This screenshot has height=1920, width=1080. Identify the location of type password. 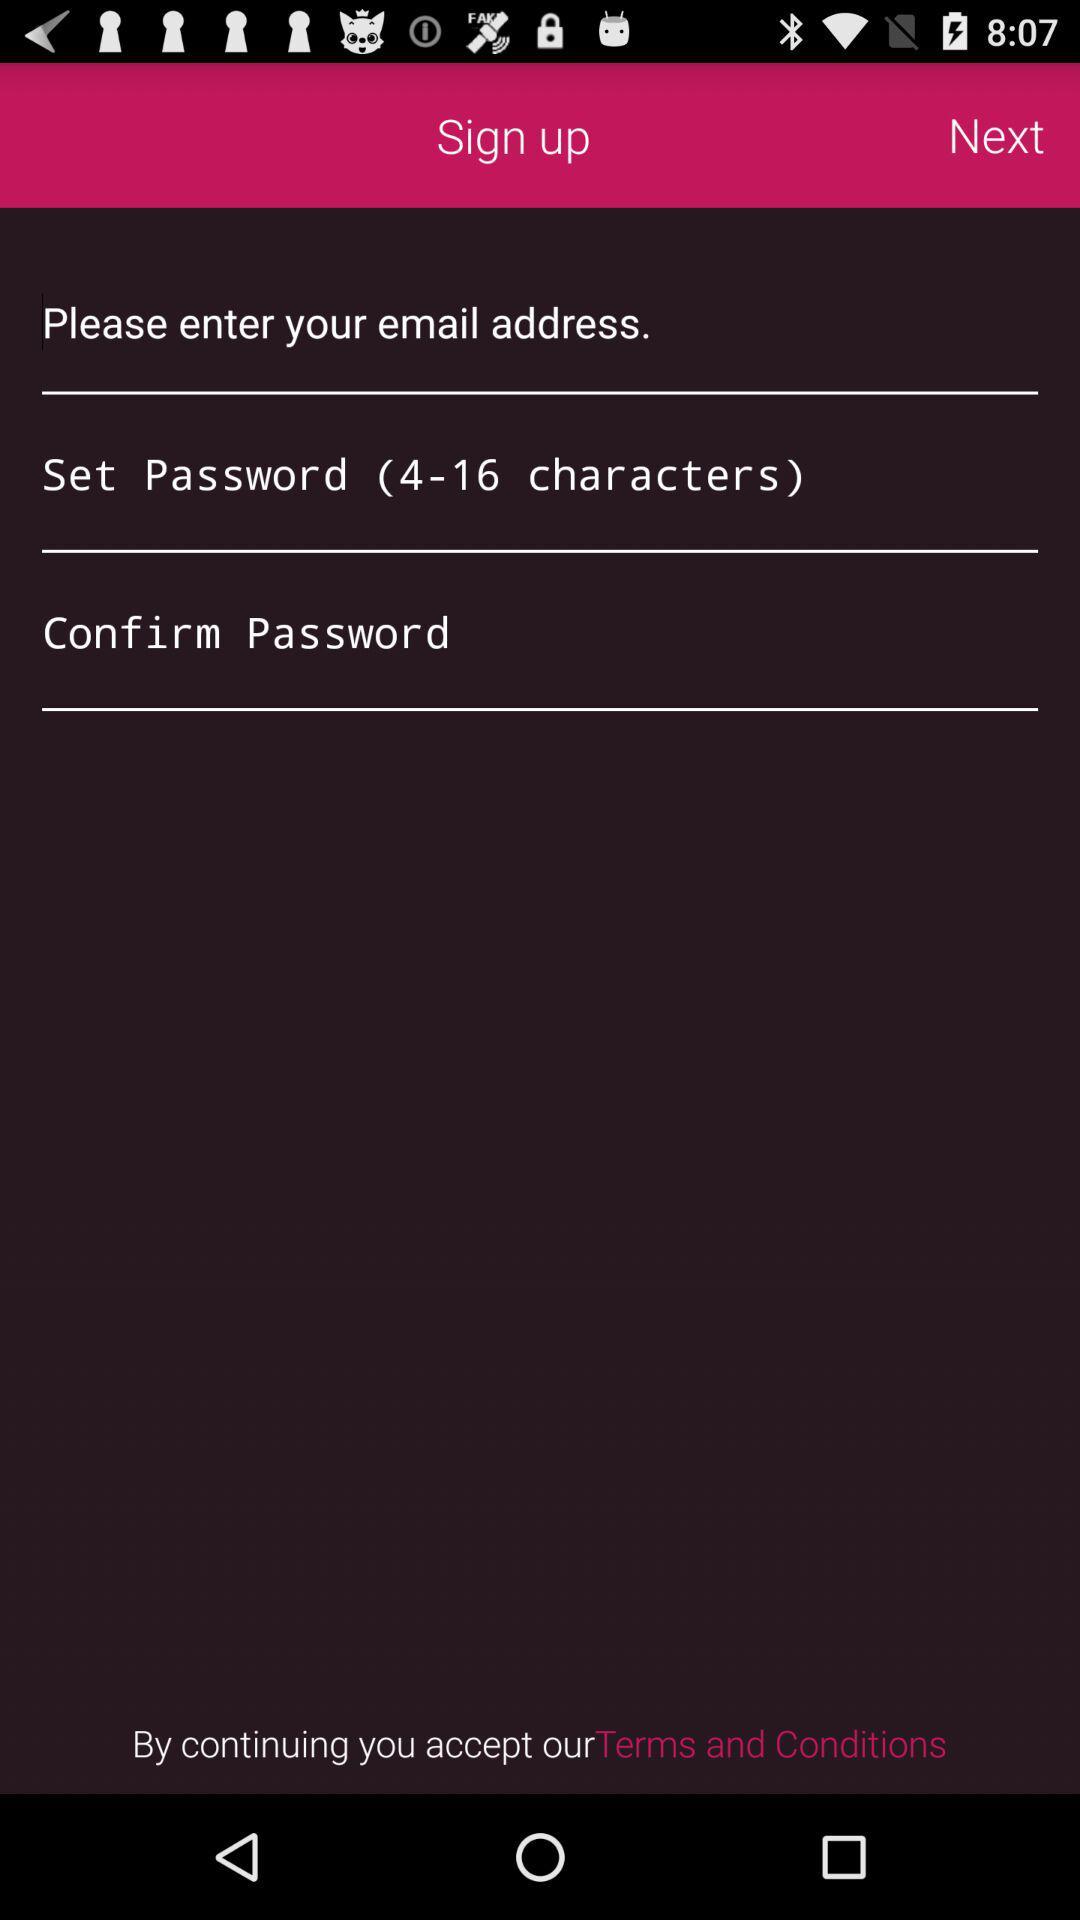
(540, 630).